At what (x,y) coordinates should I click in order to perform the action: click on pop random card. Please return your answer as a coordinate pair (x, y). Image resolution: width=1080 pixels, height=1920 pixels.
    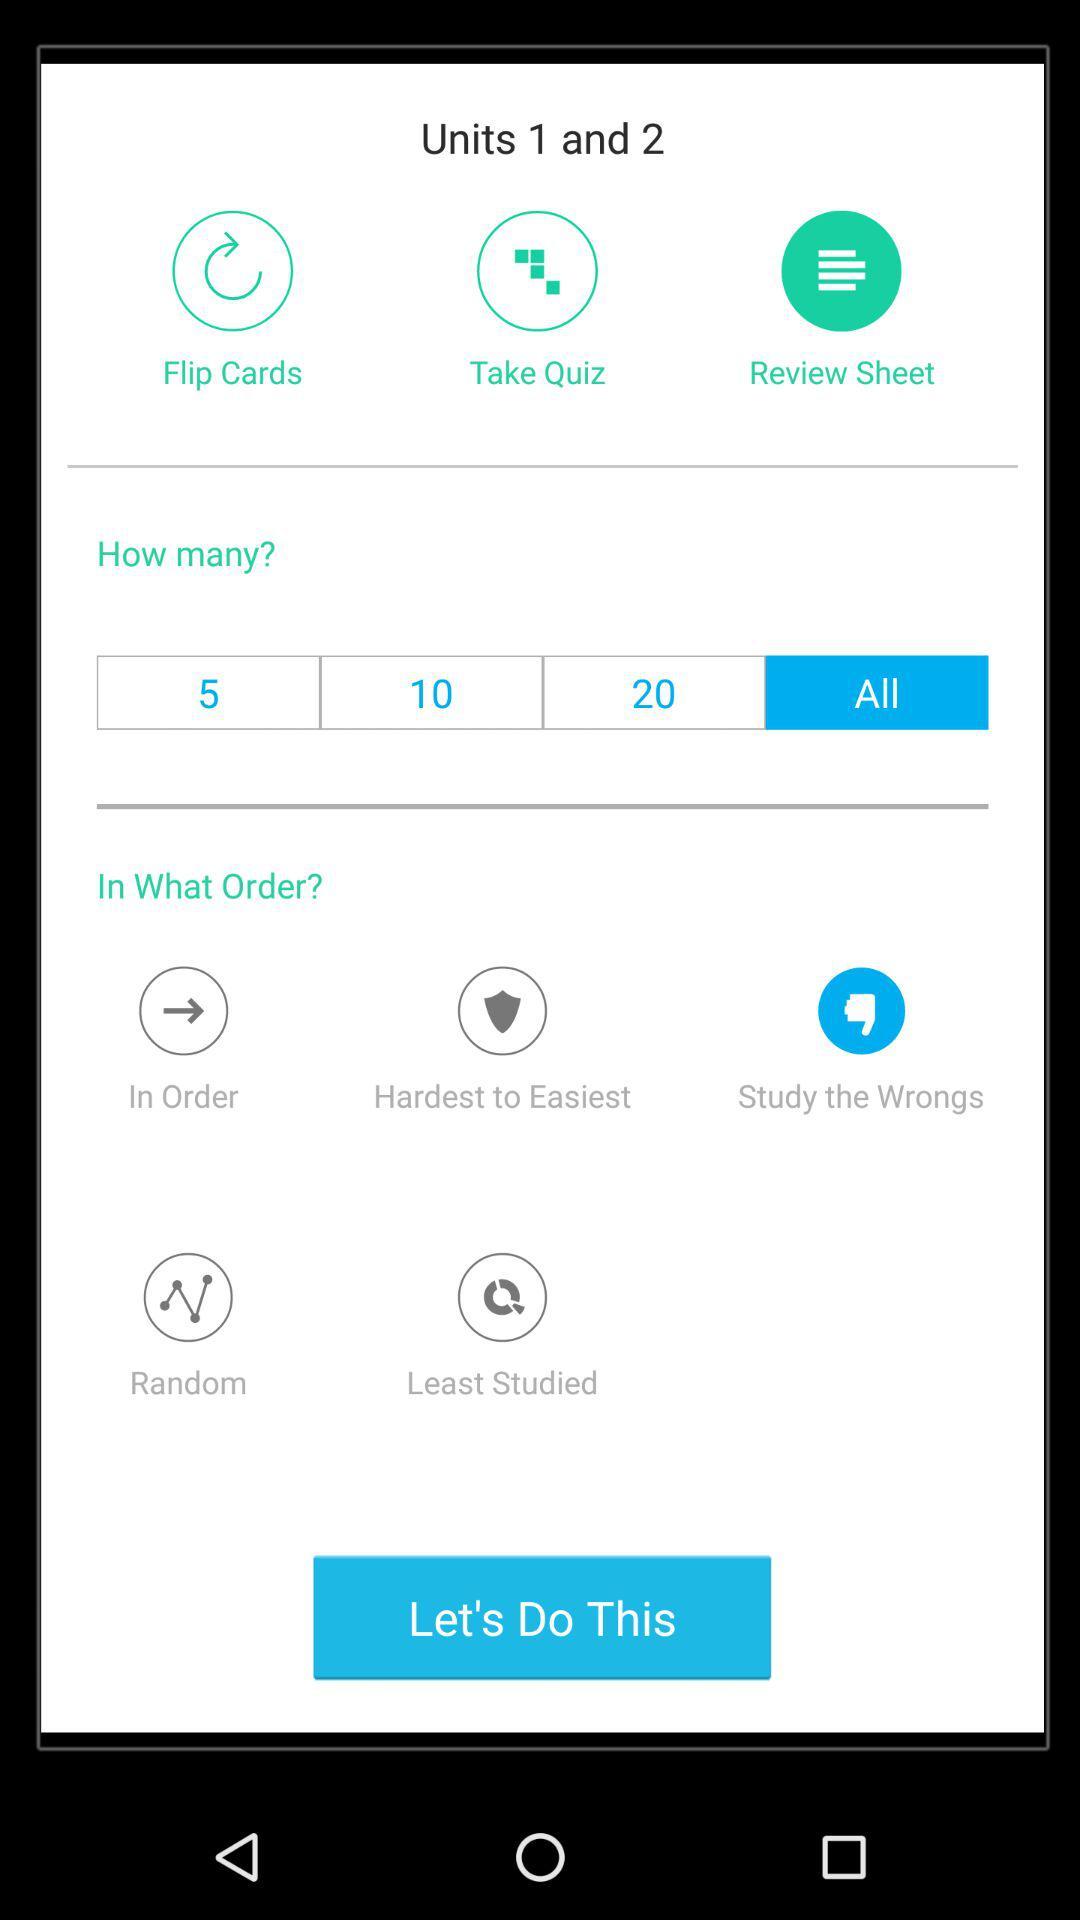
    Looking at the image, I should click on (188, 1297).